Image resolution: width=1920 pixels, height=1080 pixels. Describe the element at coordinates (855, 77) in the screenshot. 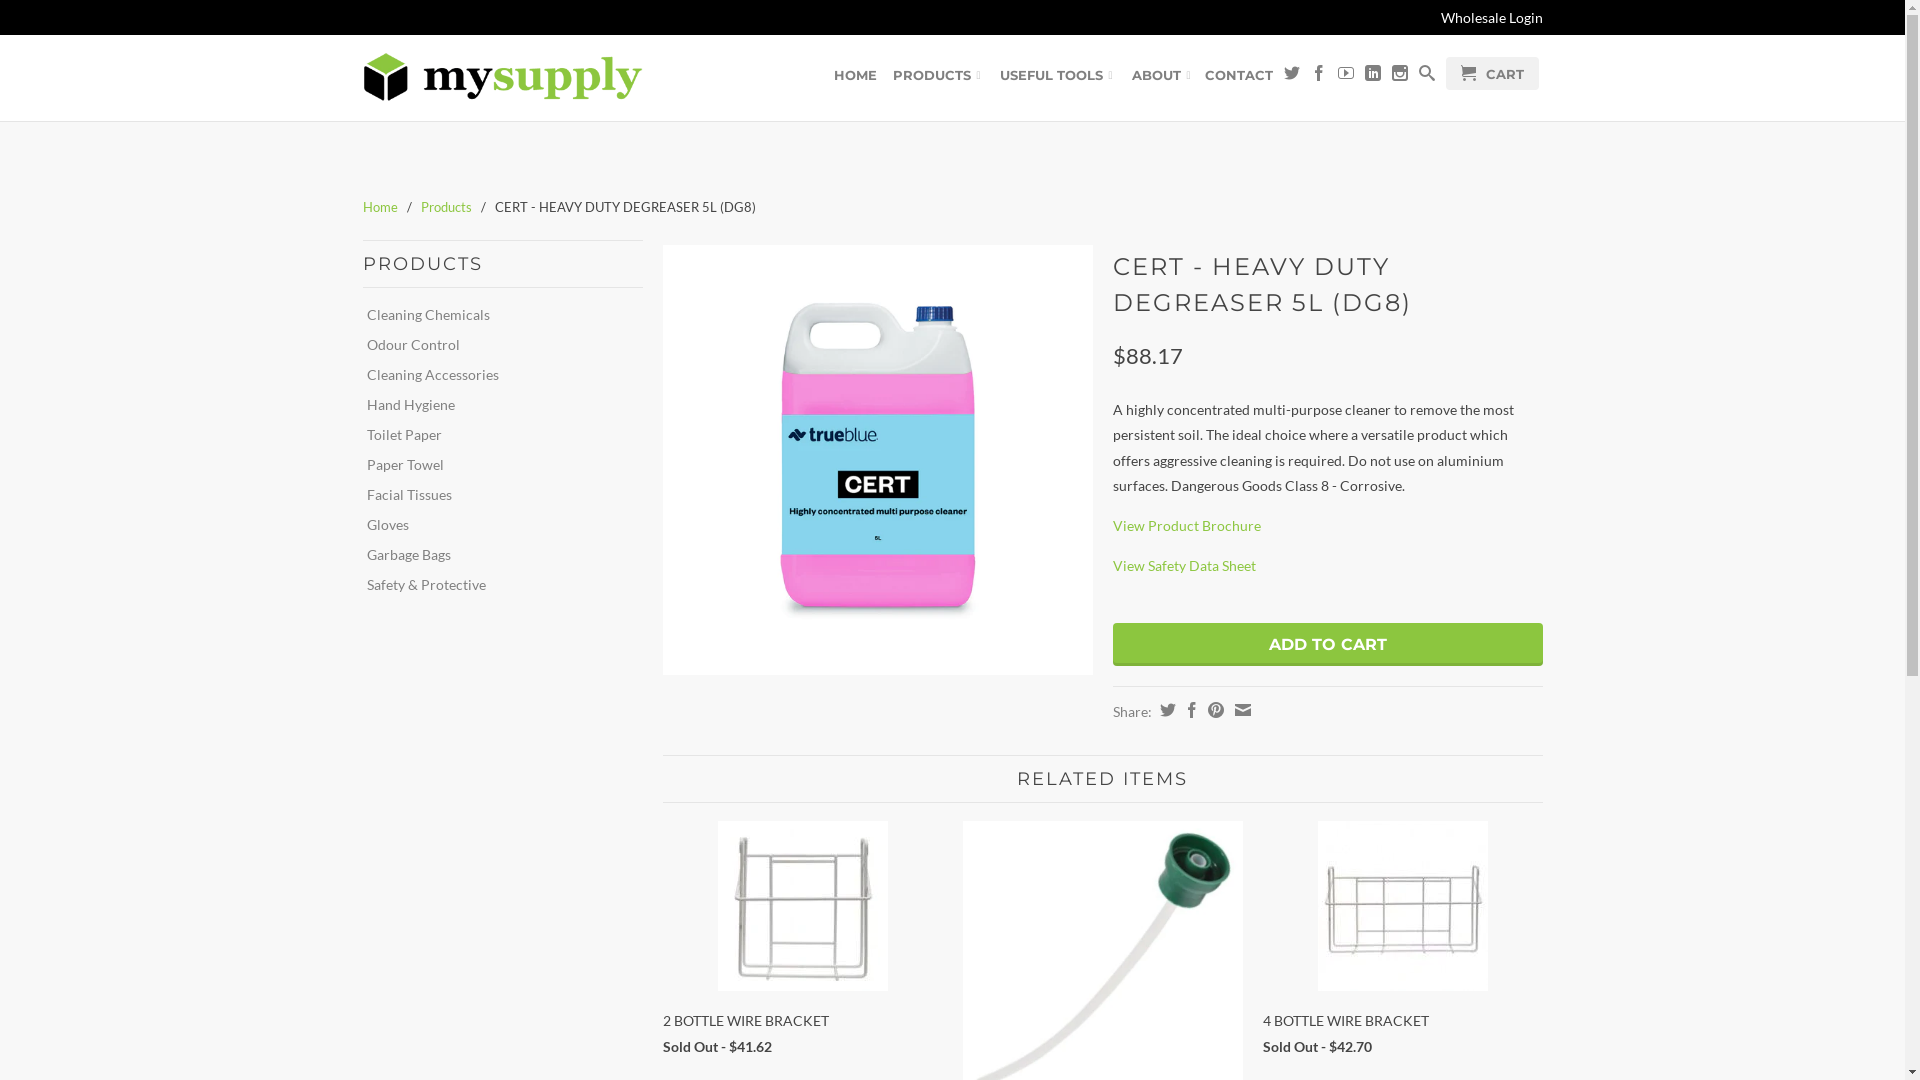

I see `'HOME'` at that location.